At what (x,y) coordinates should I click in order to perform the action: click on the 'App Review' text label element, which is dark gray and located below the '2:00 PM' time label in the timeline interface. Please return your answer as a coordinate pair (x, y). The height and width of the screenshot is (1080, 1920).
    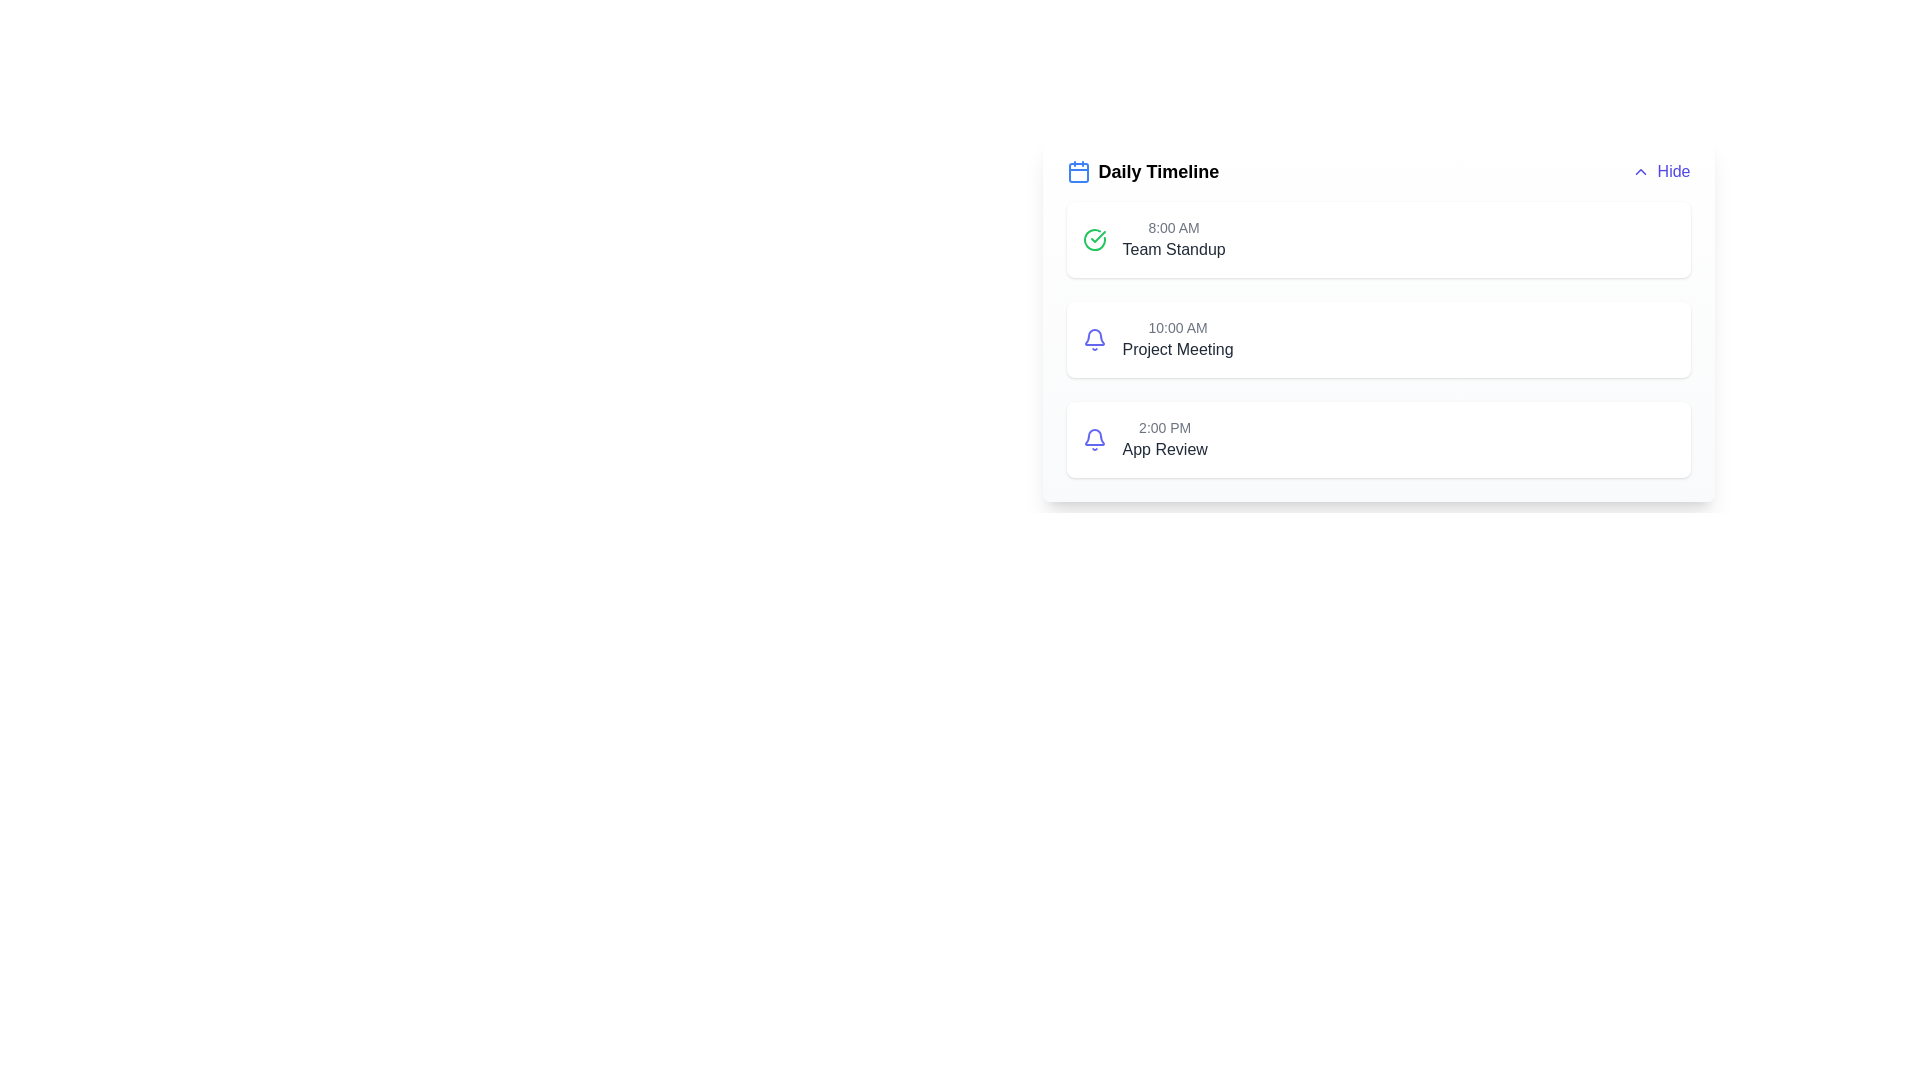
    Looking at the image, I should click on (1165, 450).